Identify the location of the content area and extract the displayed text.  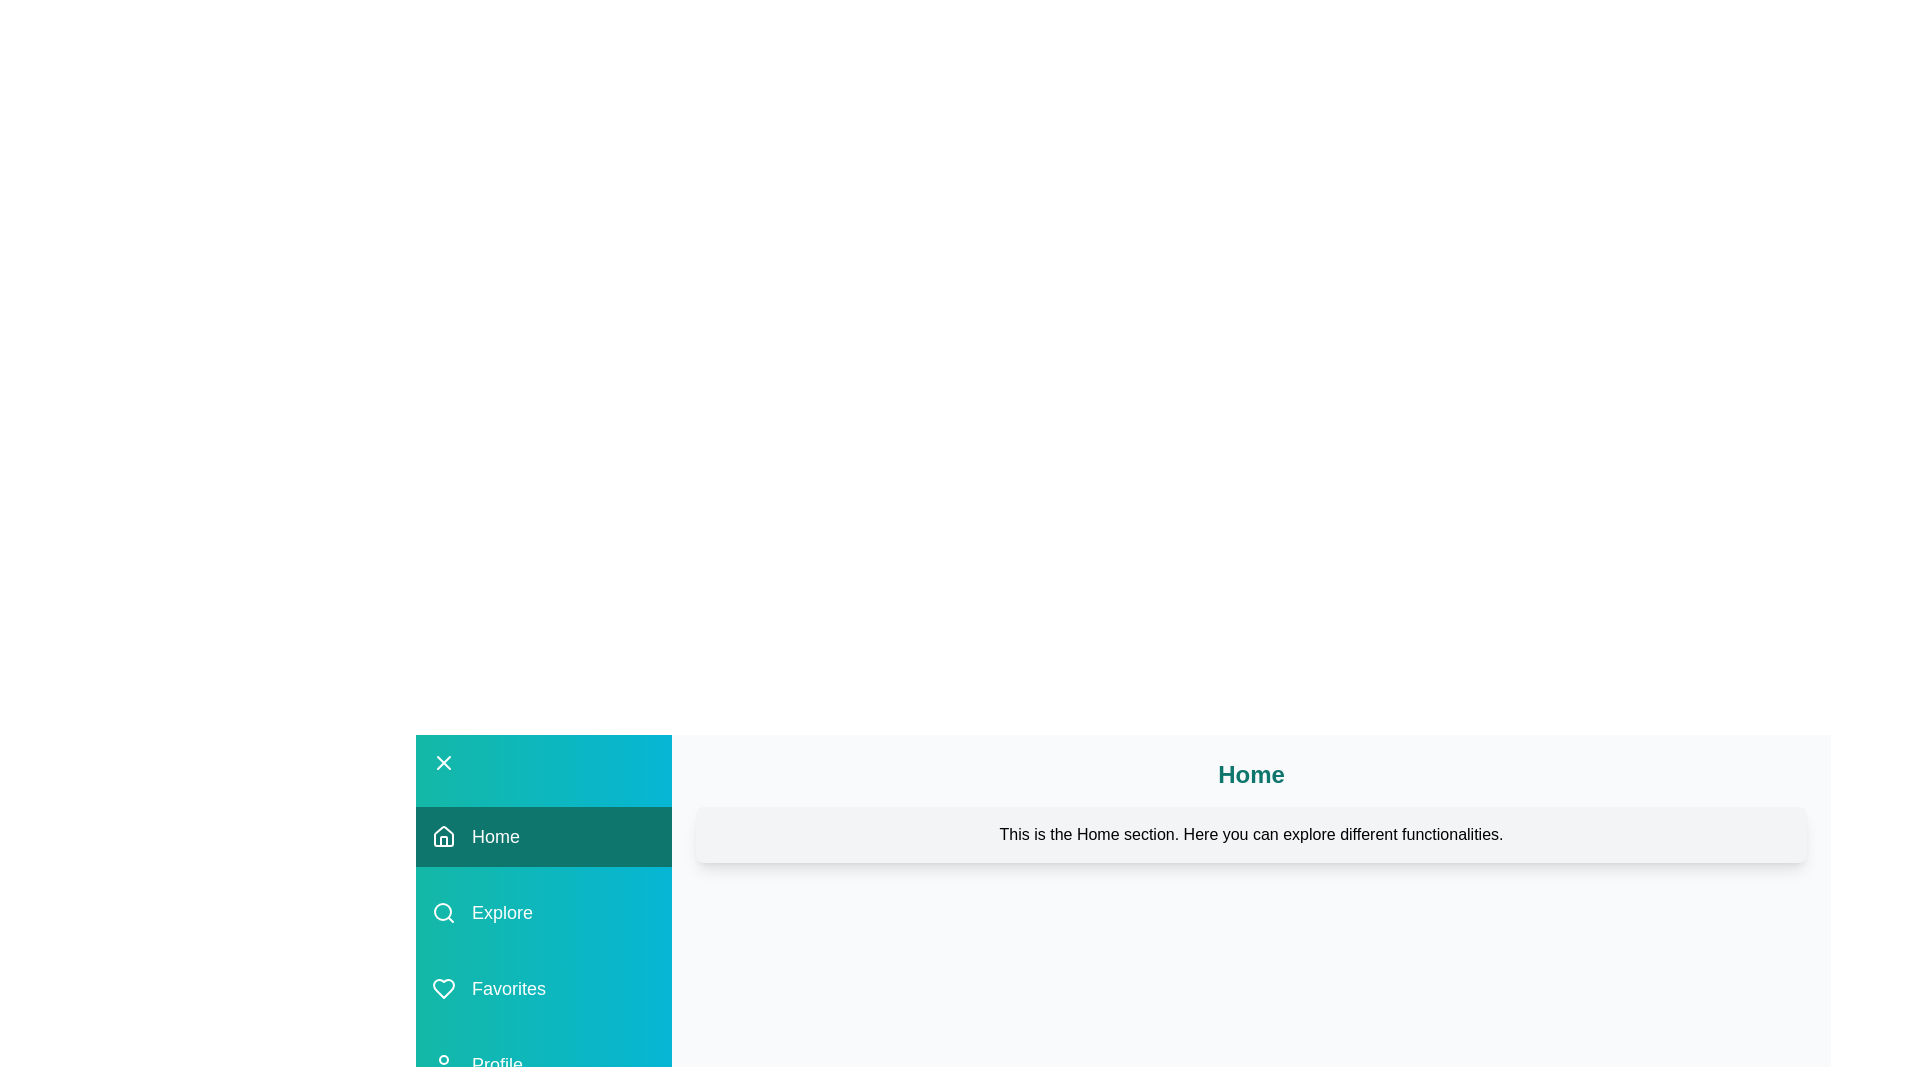
(696, 805).